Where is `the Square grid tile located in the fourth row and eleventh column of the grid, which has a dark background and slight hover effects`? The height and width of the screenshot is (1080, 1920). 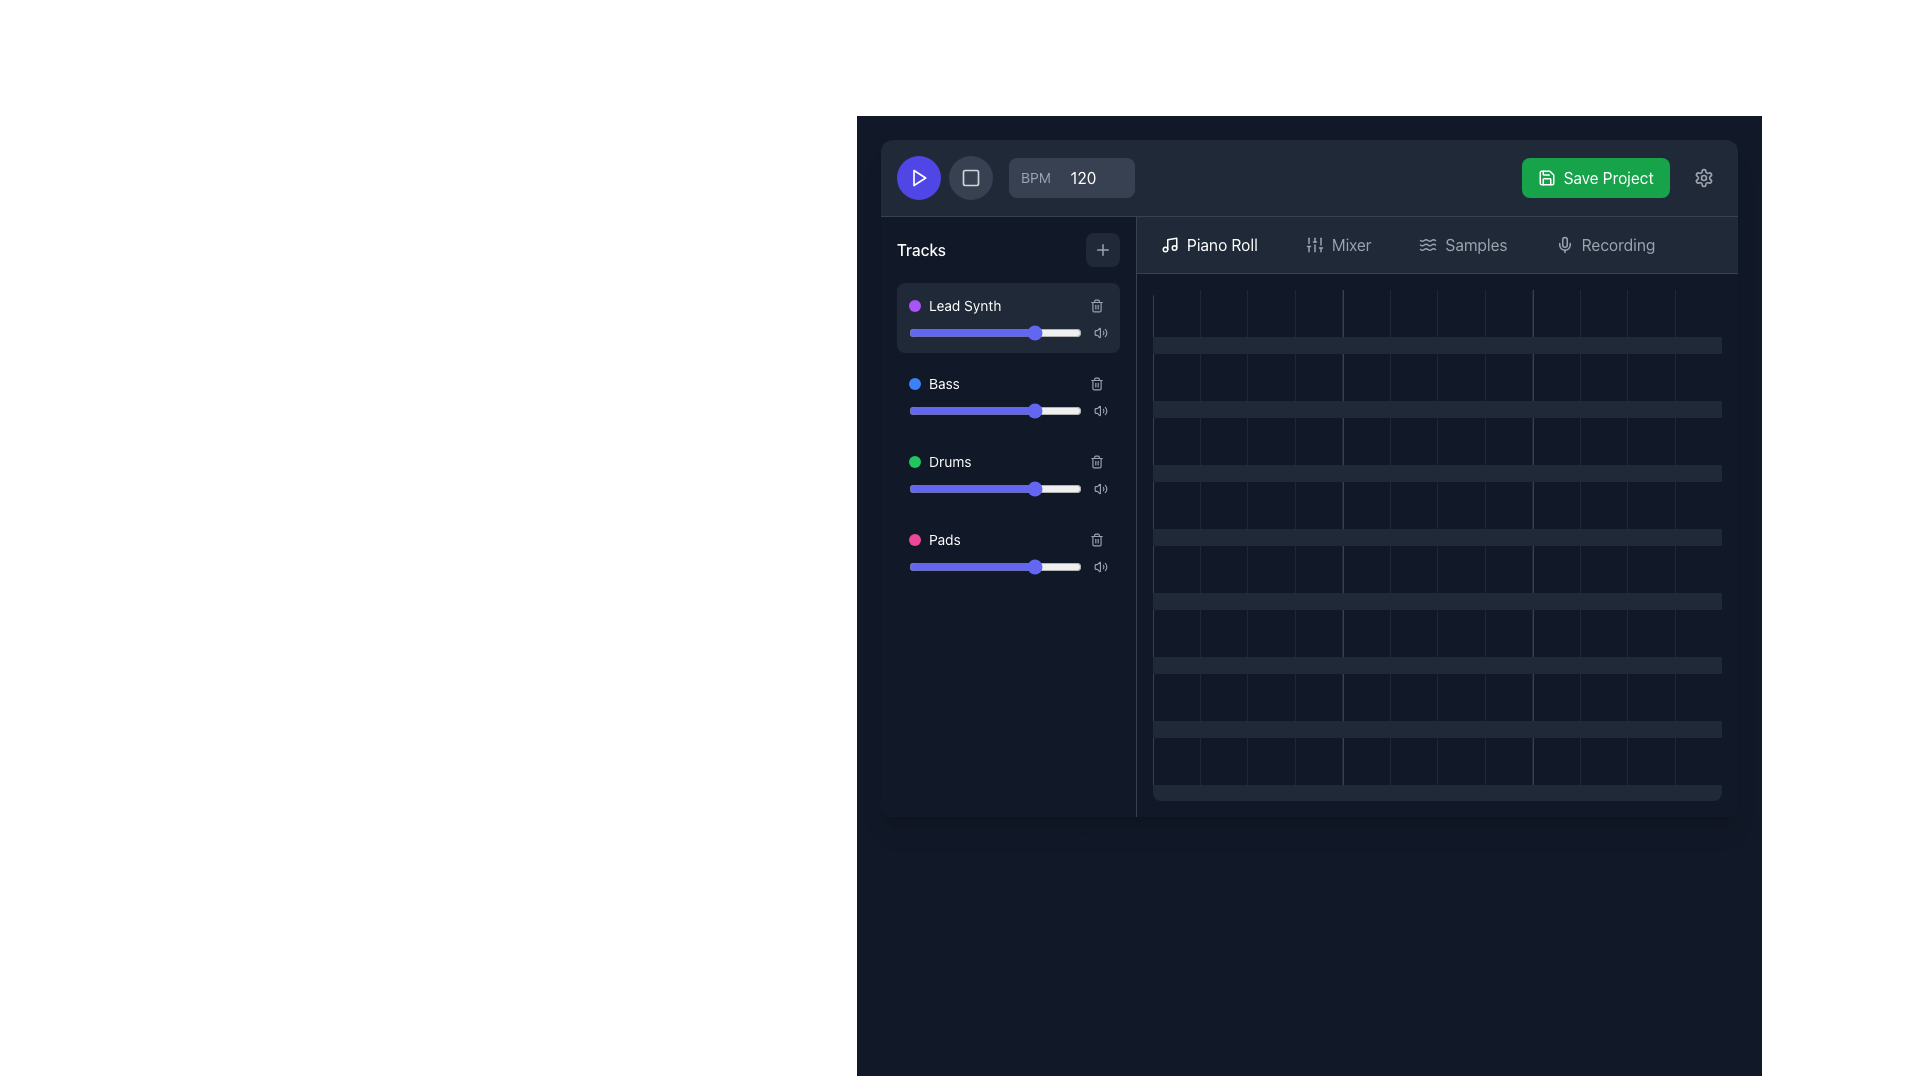 the Square grid tile located in the fourth row and eleventh column of the grid, which has a dark background and slight hover effects is located at coordinates (1651, 313).